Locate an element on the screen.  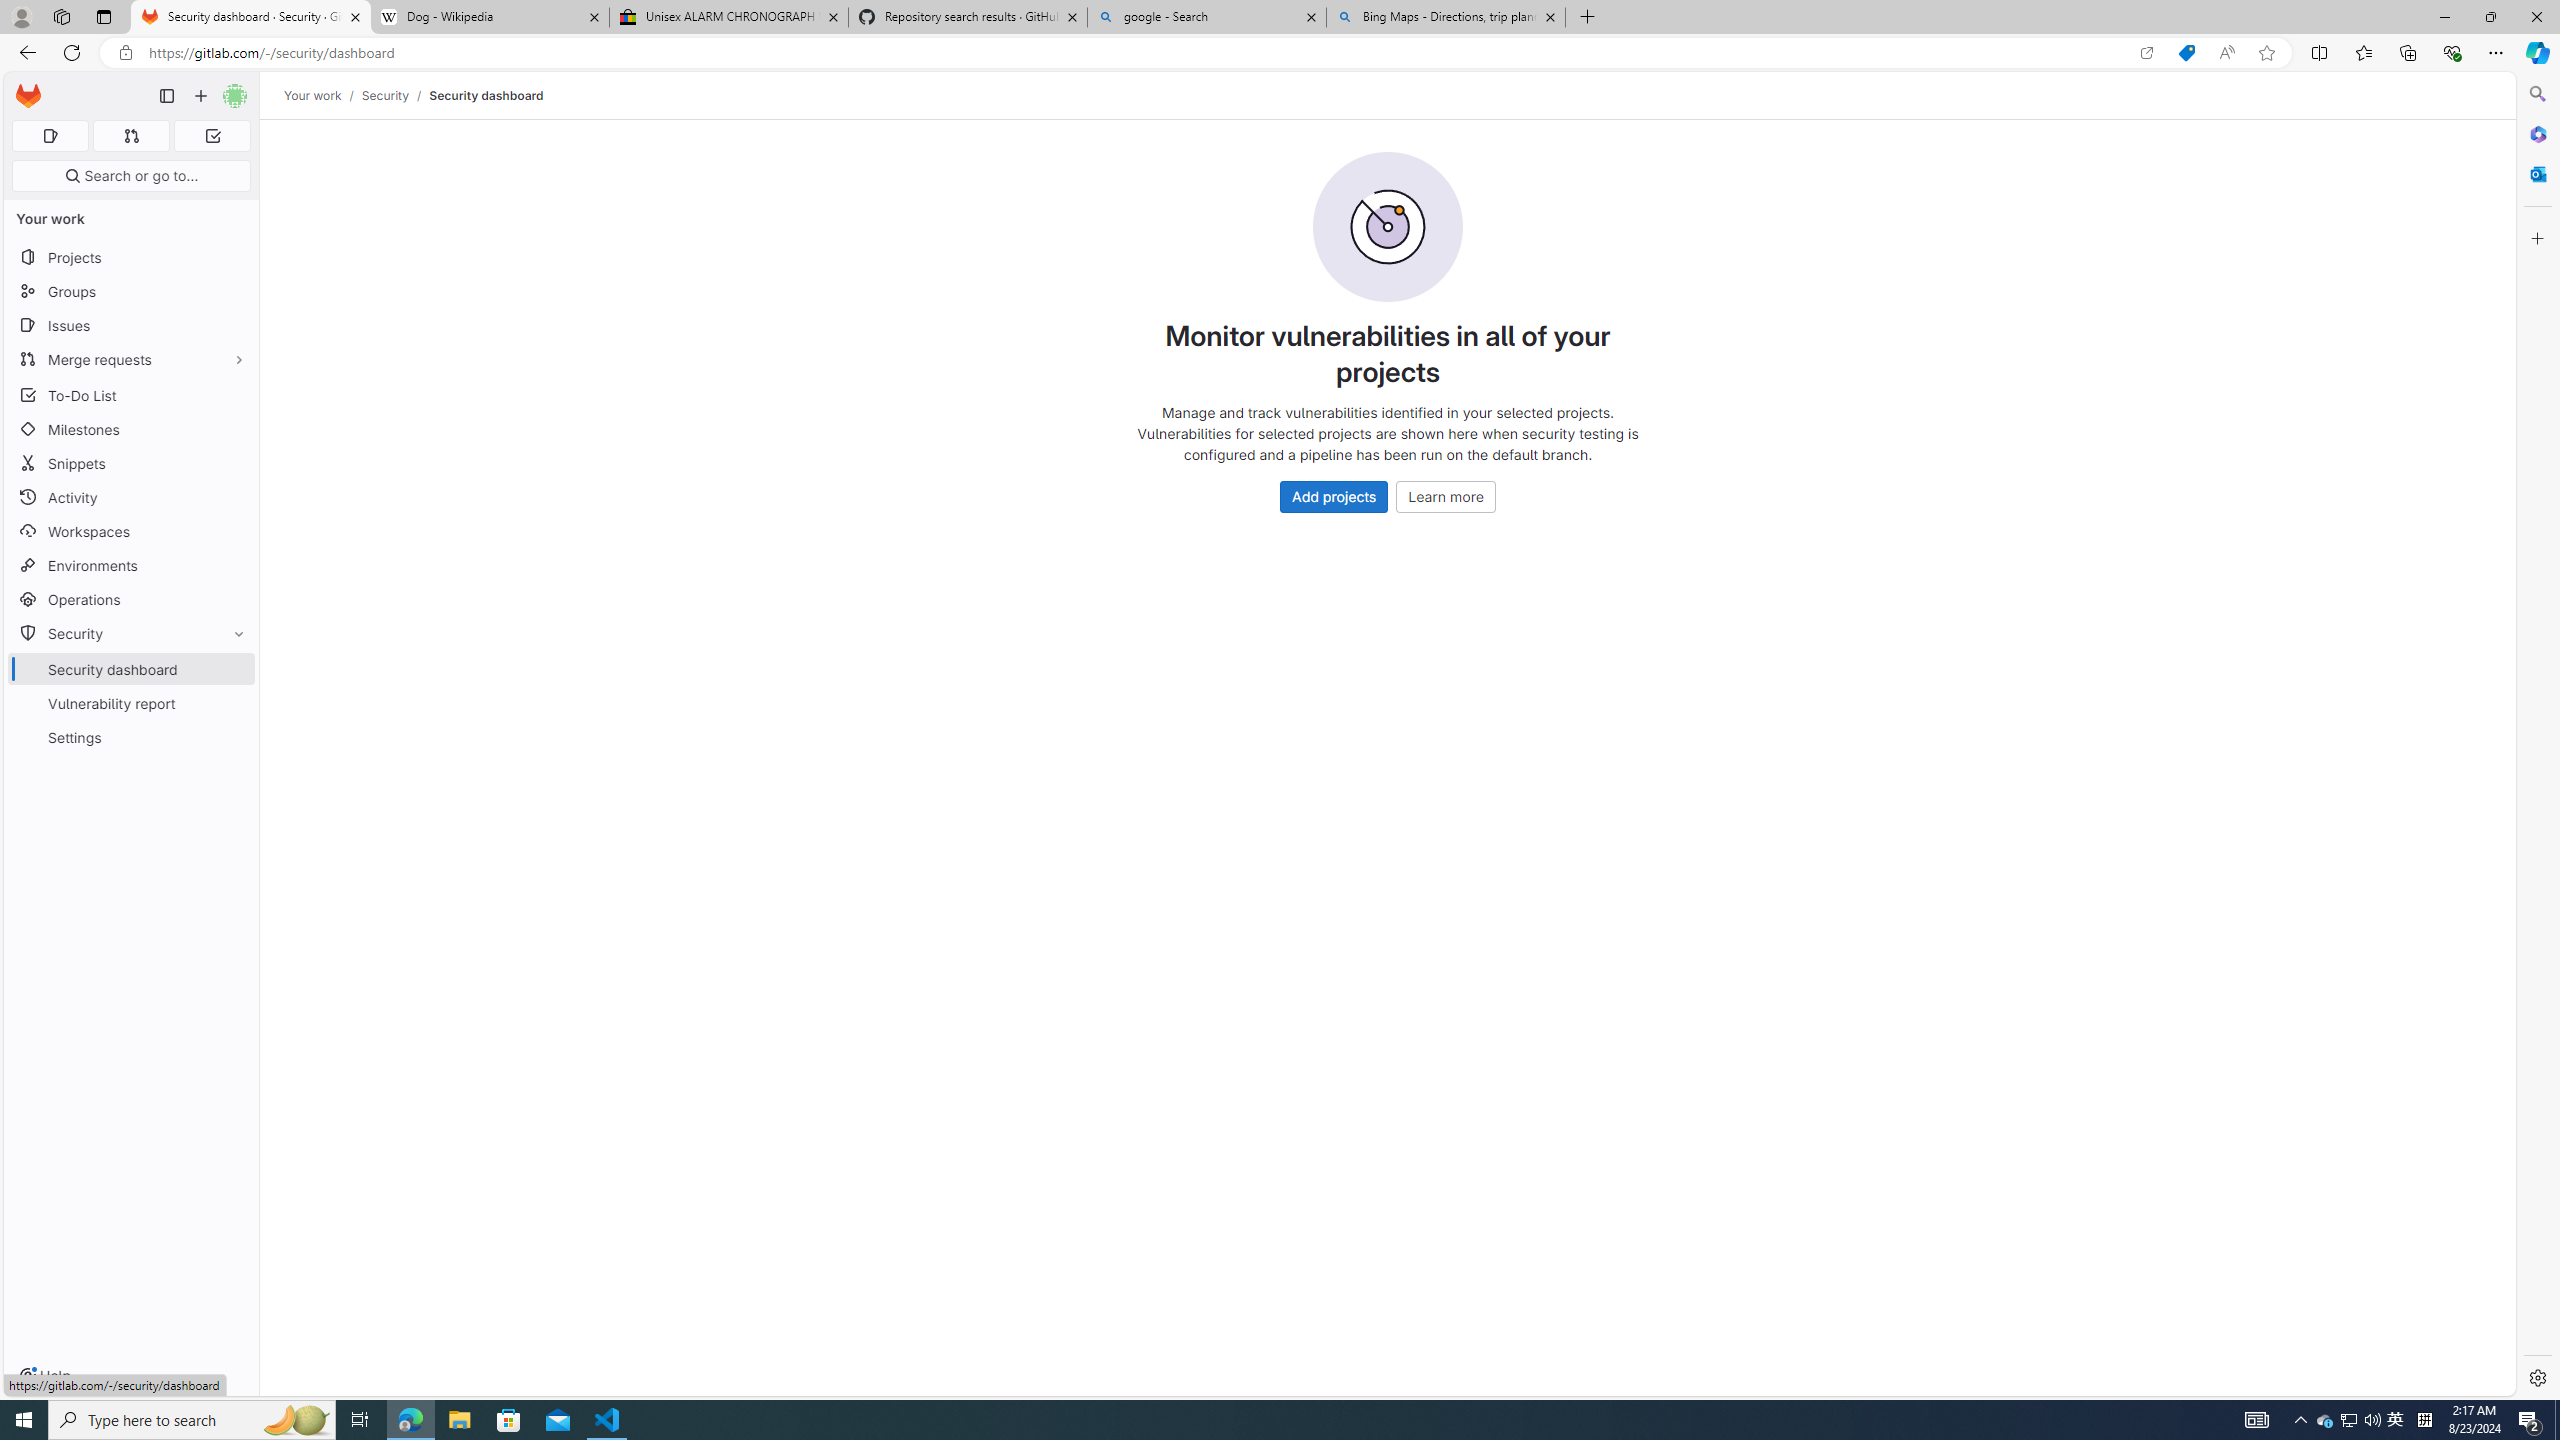
'Activity' is located at coordinates (130, 497).